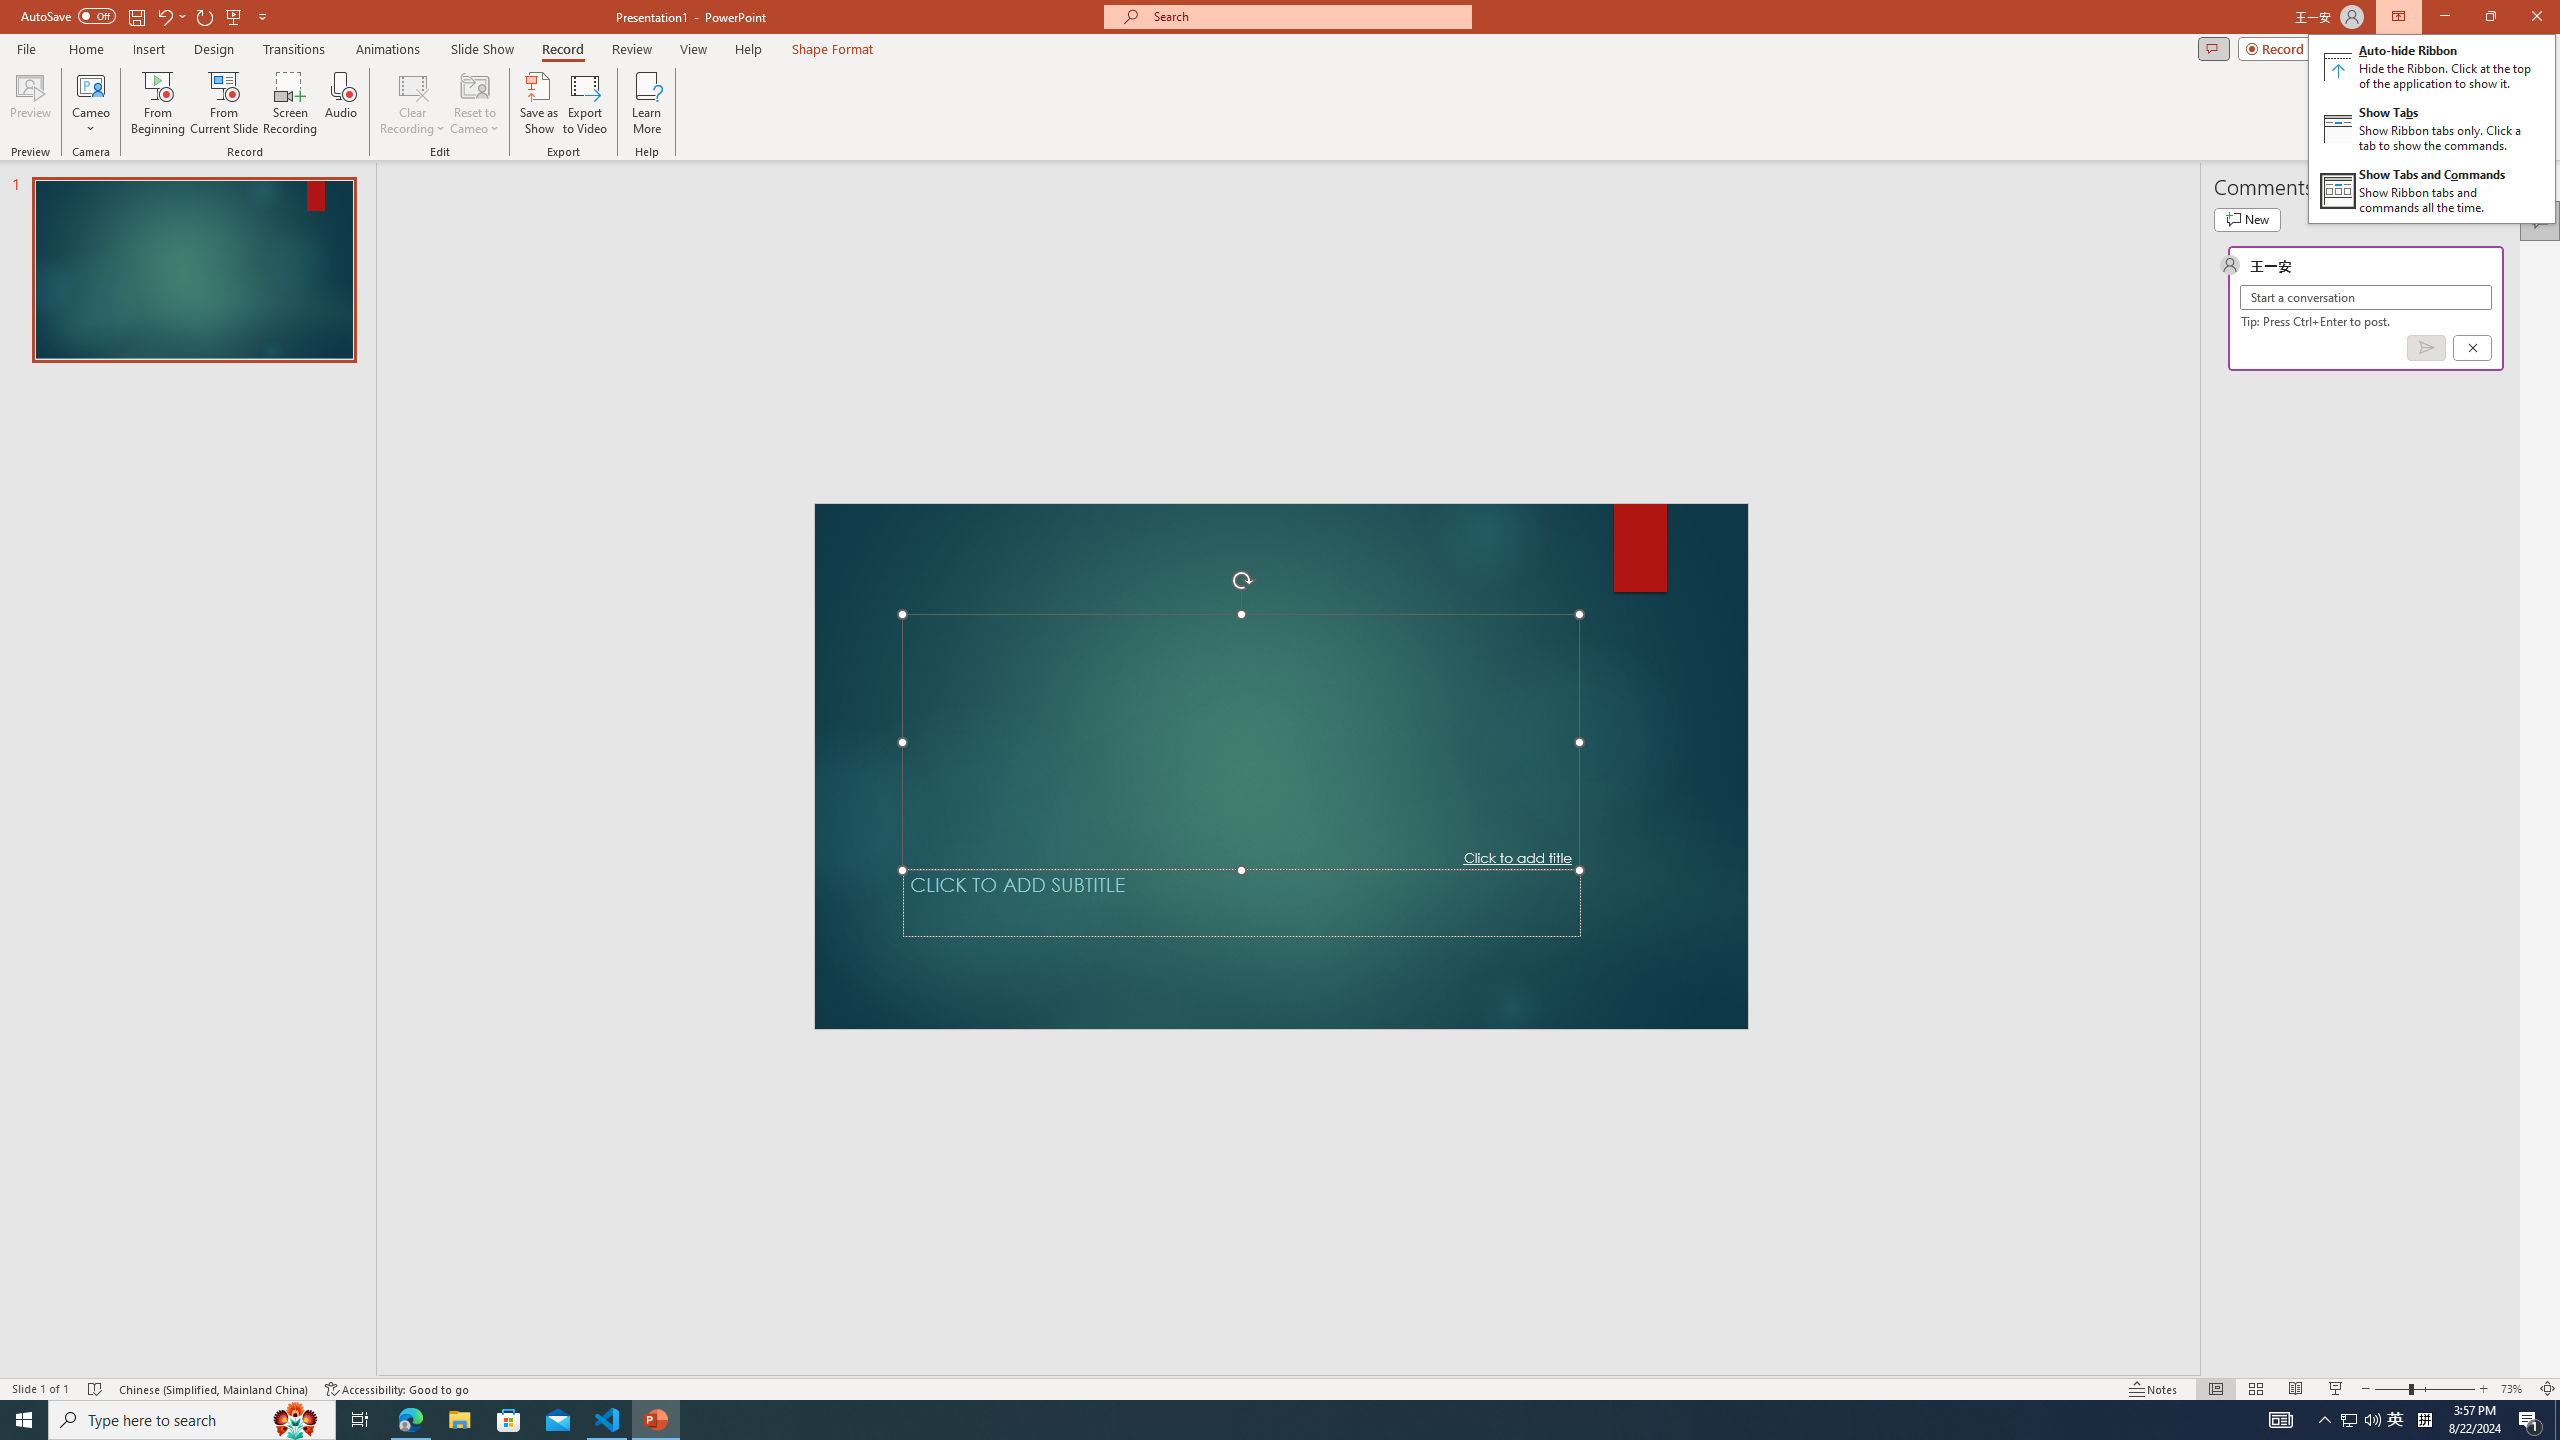 The image size is (2560, 1440). What do you see at coordinates (2397, 16) in the screenshot?
I see `'Ribbon Display Options'` at bounding box center [2397, 16].